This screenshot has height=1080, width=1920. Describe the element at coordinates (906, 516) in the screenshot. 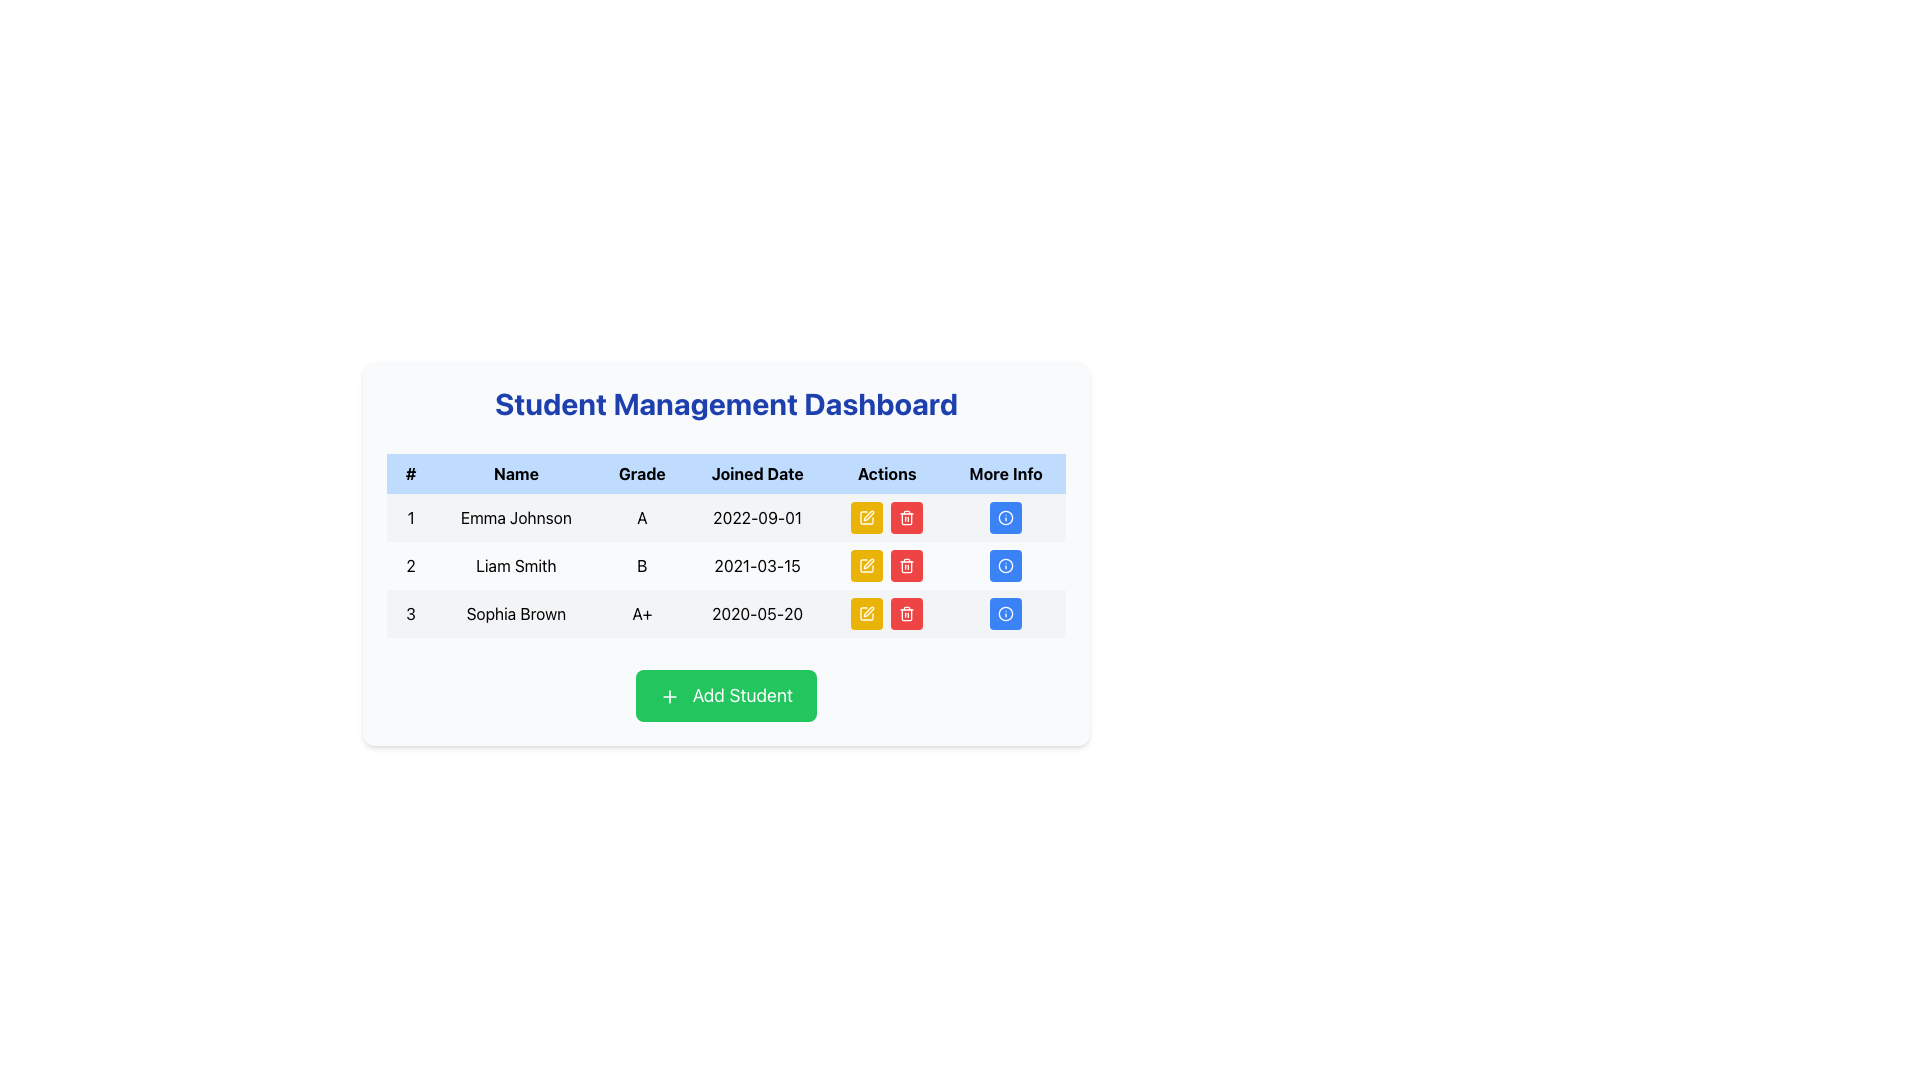

I see `the red trash bin icon inside the rectangular button in the 'Actions' column of the third row in the student management table` at that location.